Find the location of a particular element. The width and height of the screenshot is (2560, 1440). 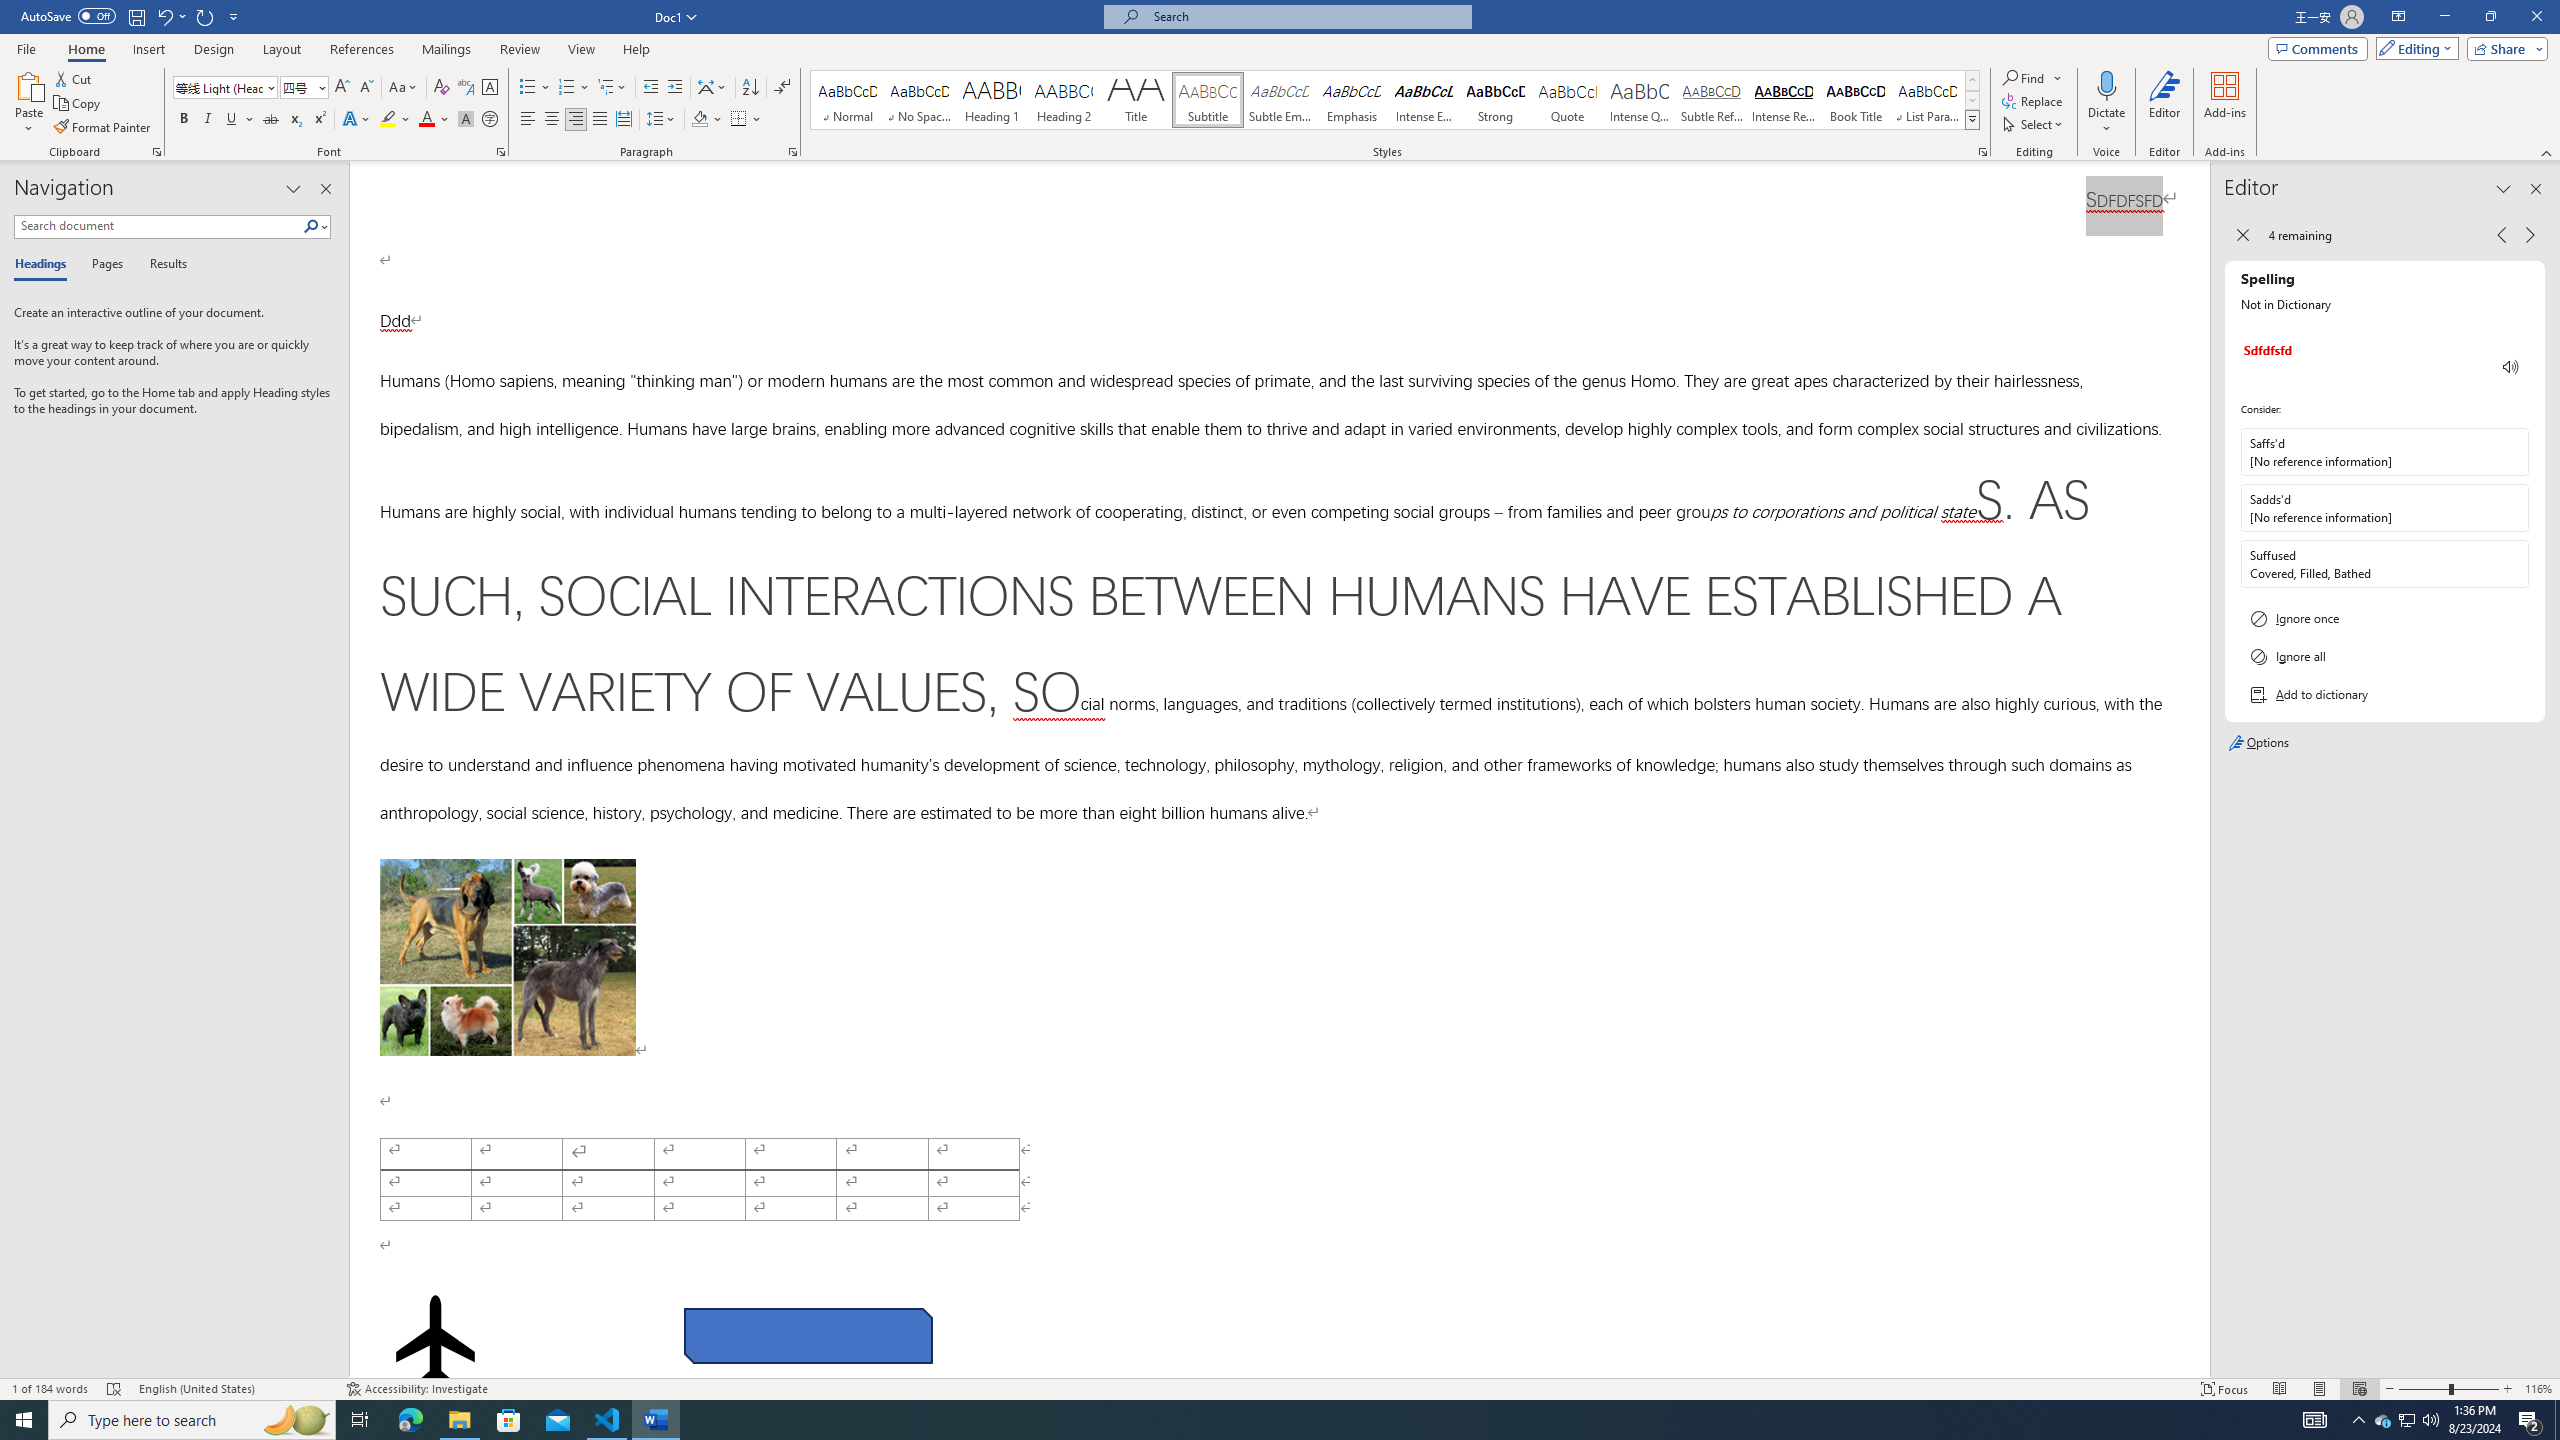

'Subtitle' is located at coordinates (1207, 99).